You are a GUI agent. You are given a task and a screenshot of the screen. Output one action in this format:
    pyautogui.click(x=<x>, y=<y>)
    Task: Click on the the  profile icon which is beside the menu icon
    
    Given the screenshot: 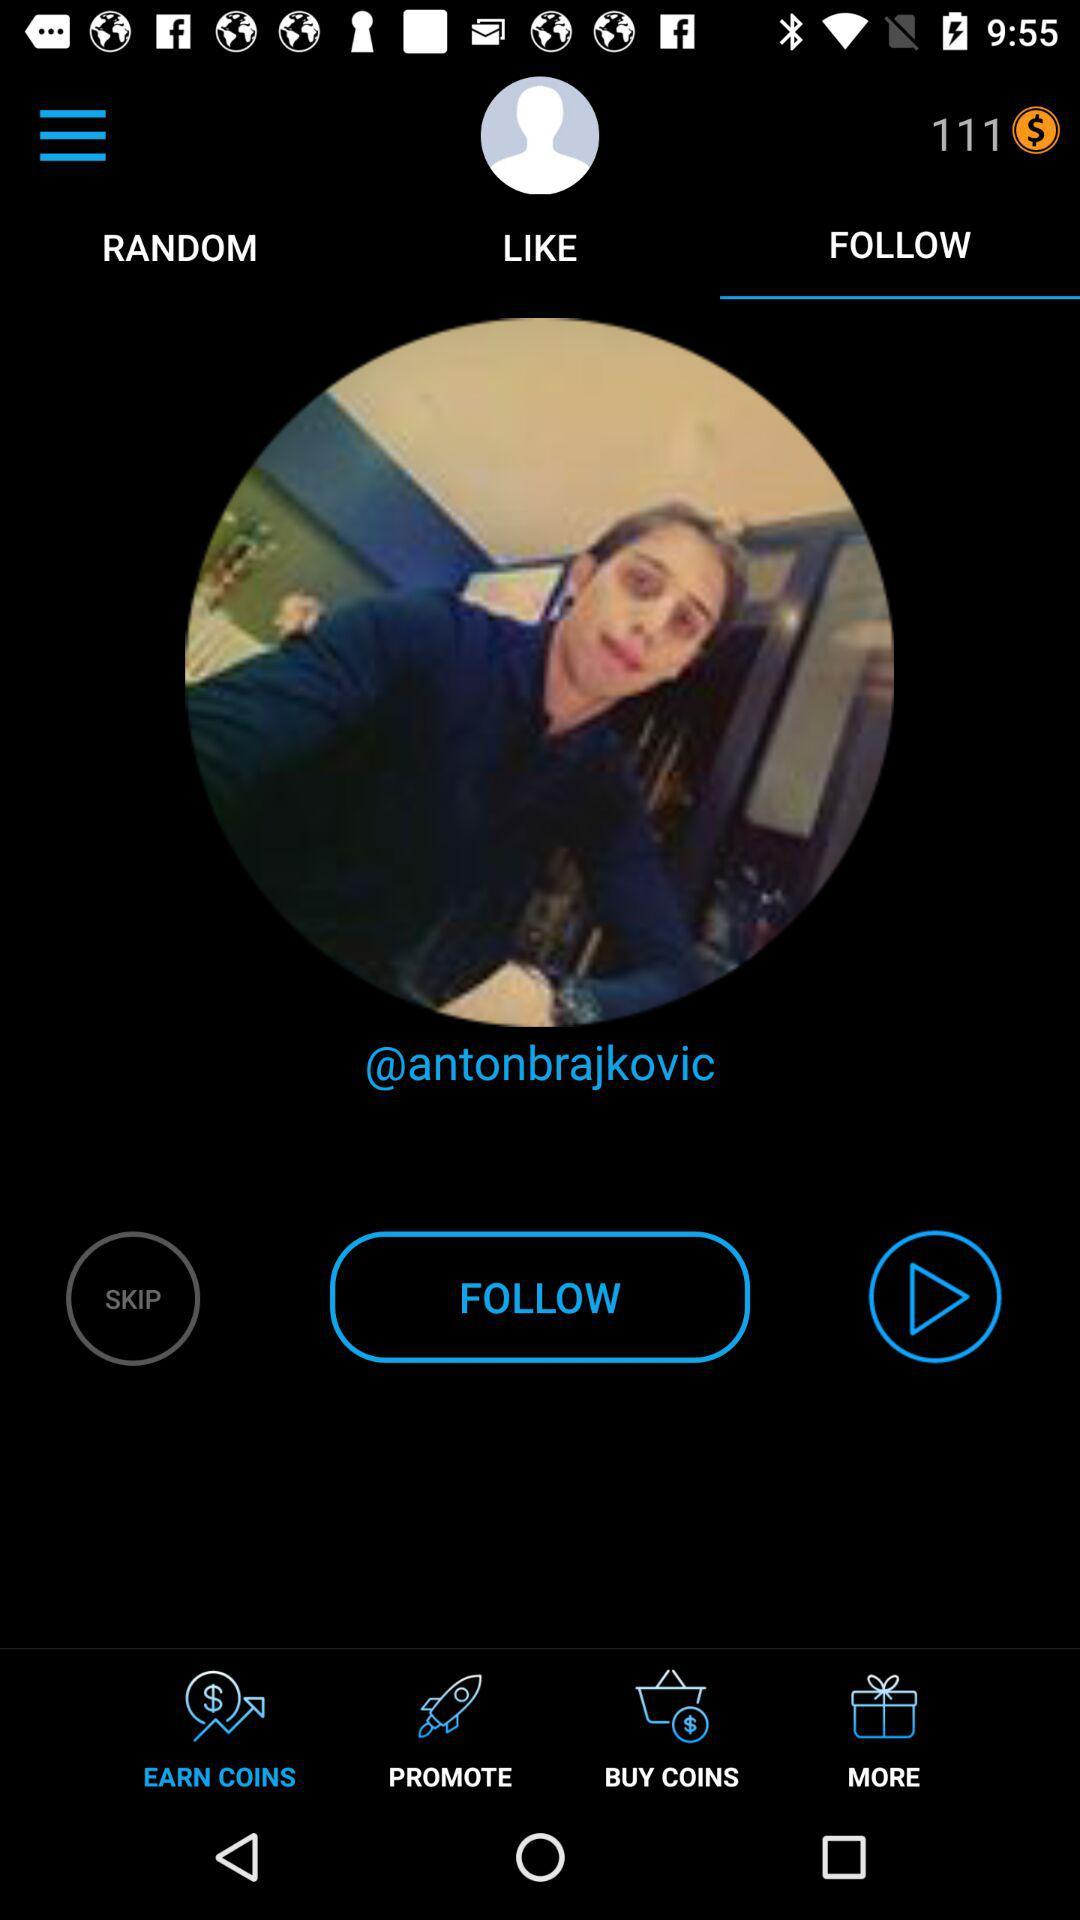 What is the action you would take?
    pyautogui.click(x=540, y=134)
    